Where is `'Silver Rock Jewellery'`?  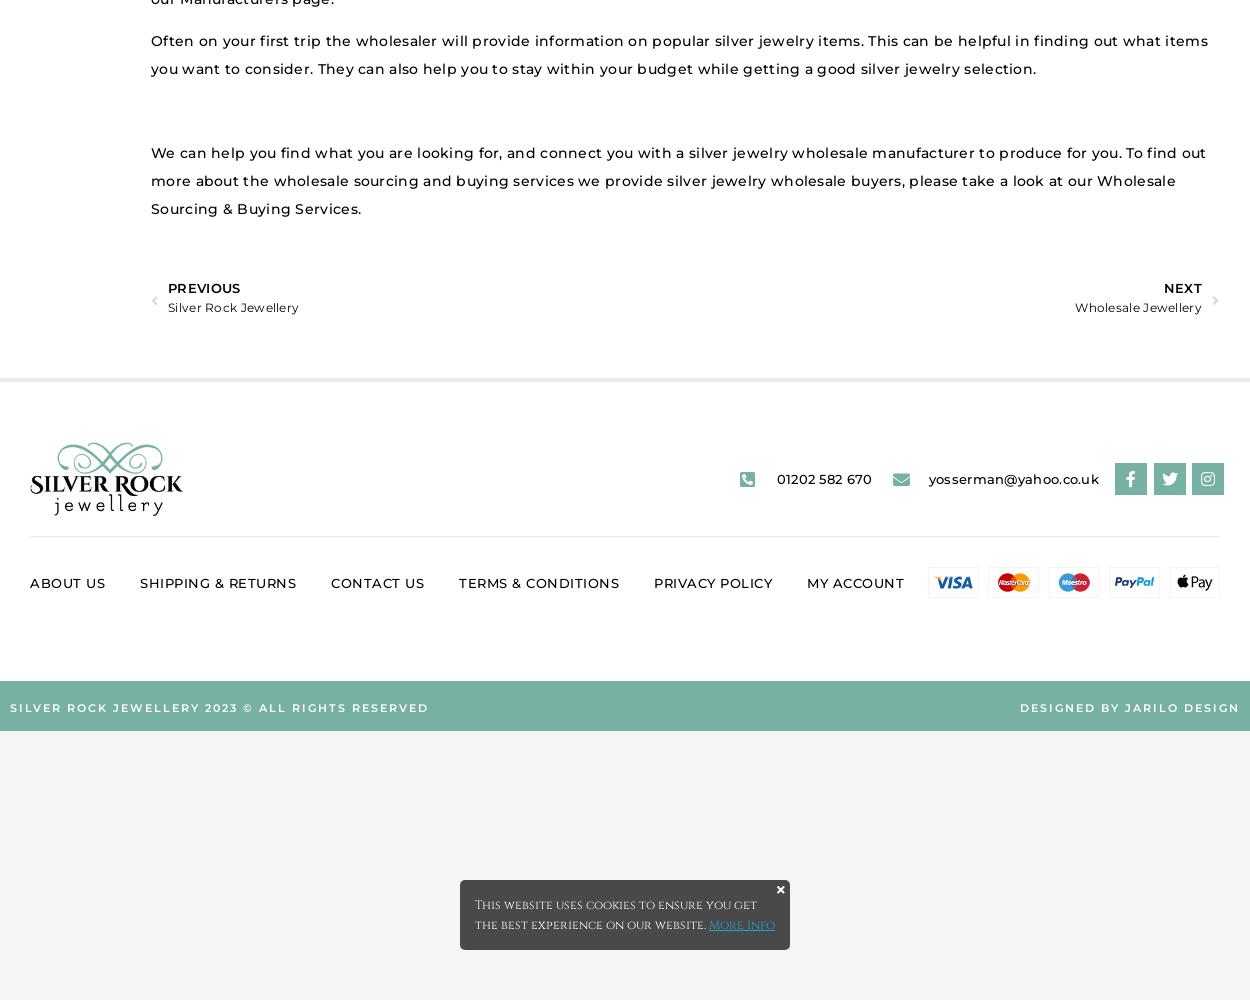
'Silver Rock Jewellery' is located at coordinates (232, 307).